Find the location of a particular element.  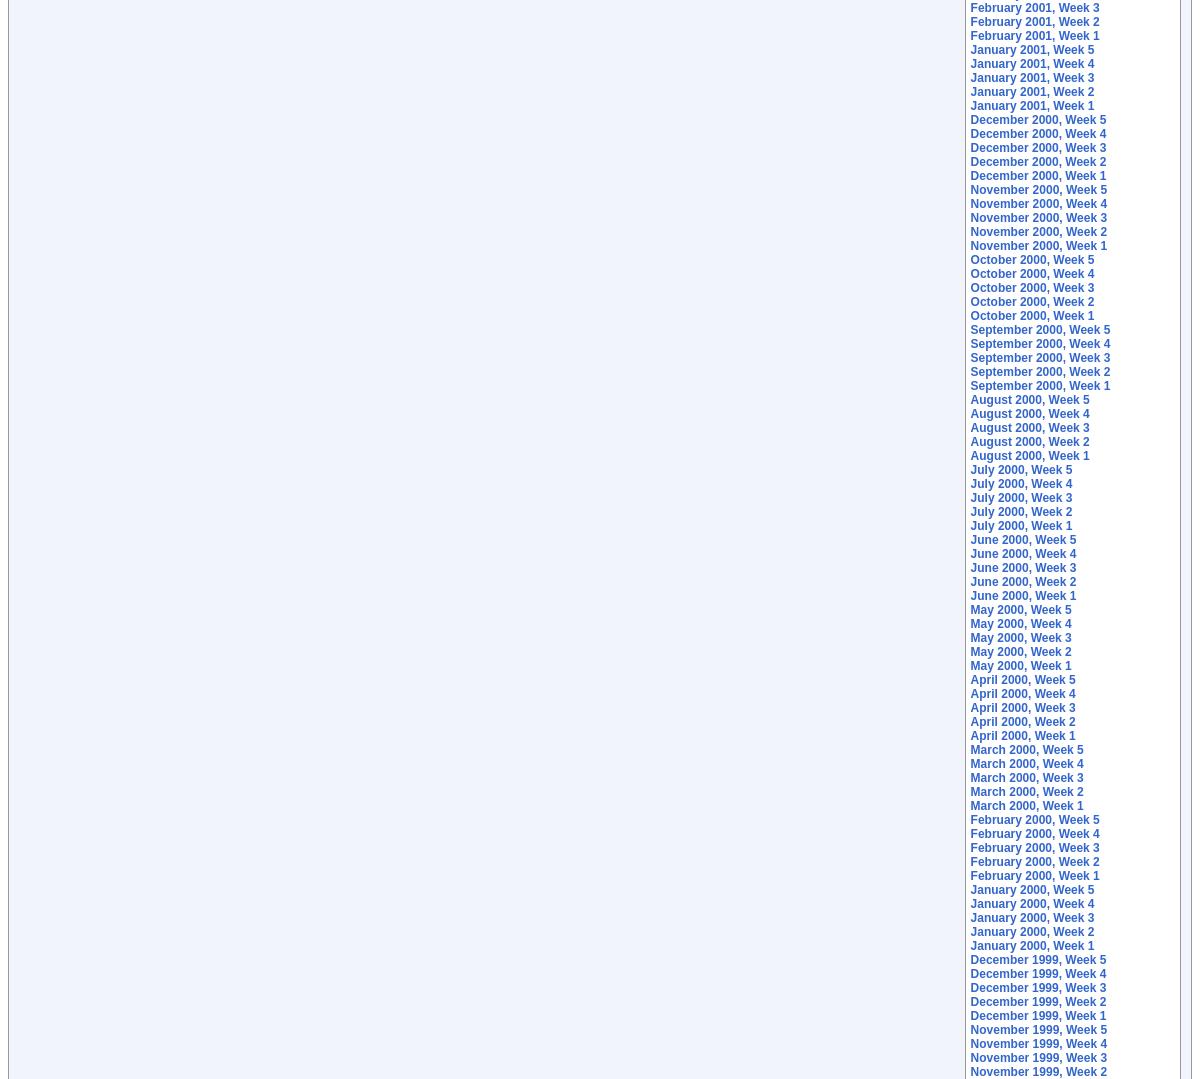

'November 1999, Week 2' is located at coordinates (1038, 1070).